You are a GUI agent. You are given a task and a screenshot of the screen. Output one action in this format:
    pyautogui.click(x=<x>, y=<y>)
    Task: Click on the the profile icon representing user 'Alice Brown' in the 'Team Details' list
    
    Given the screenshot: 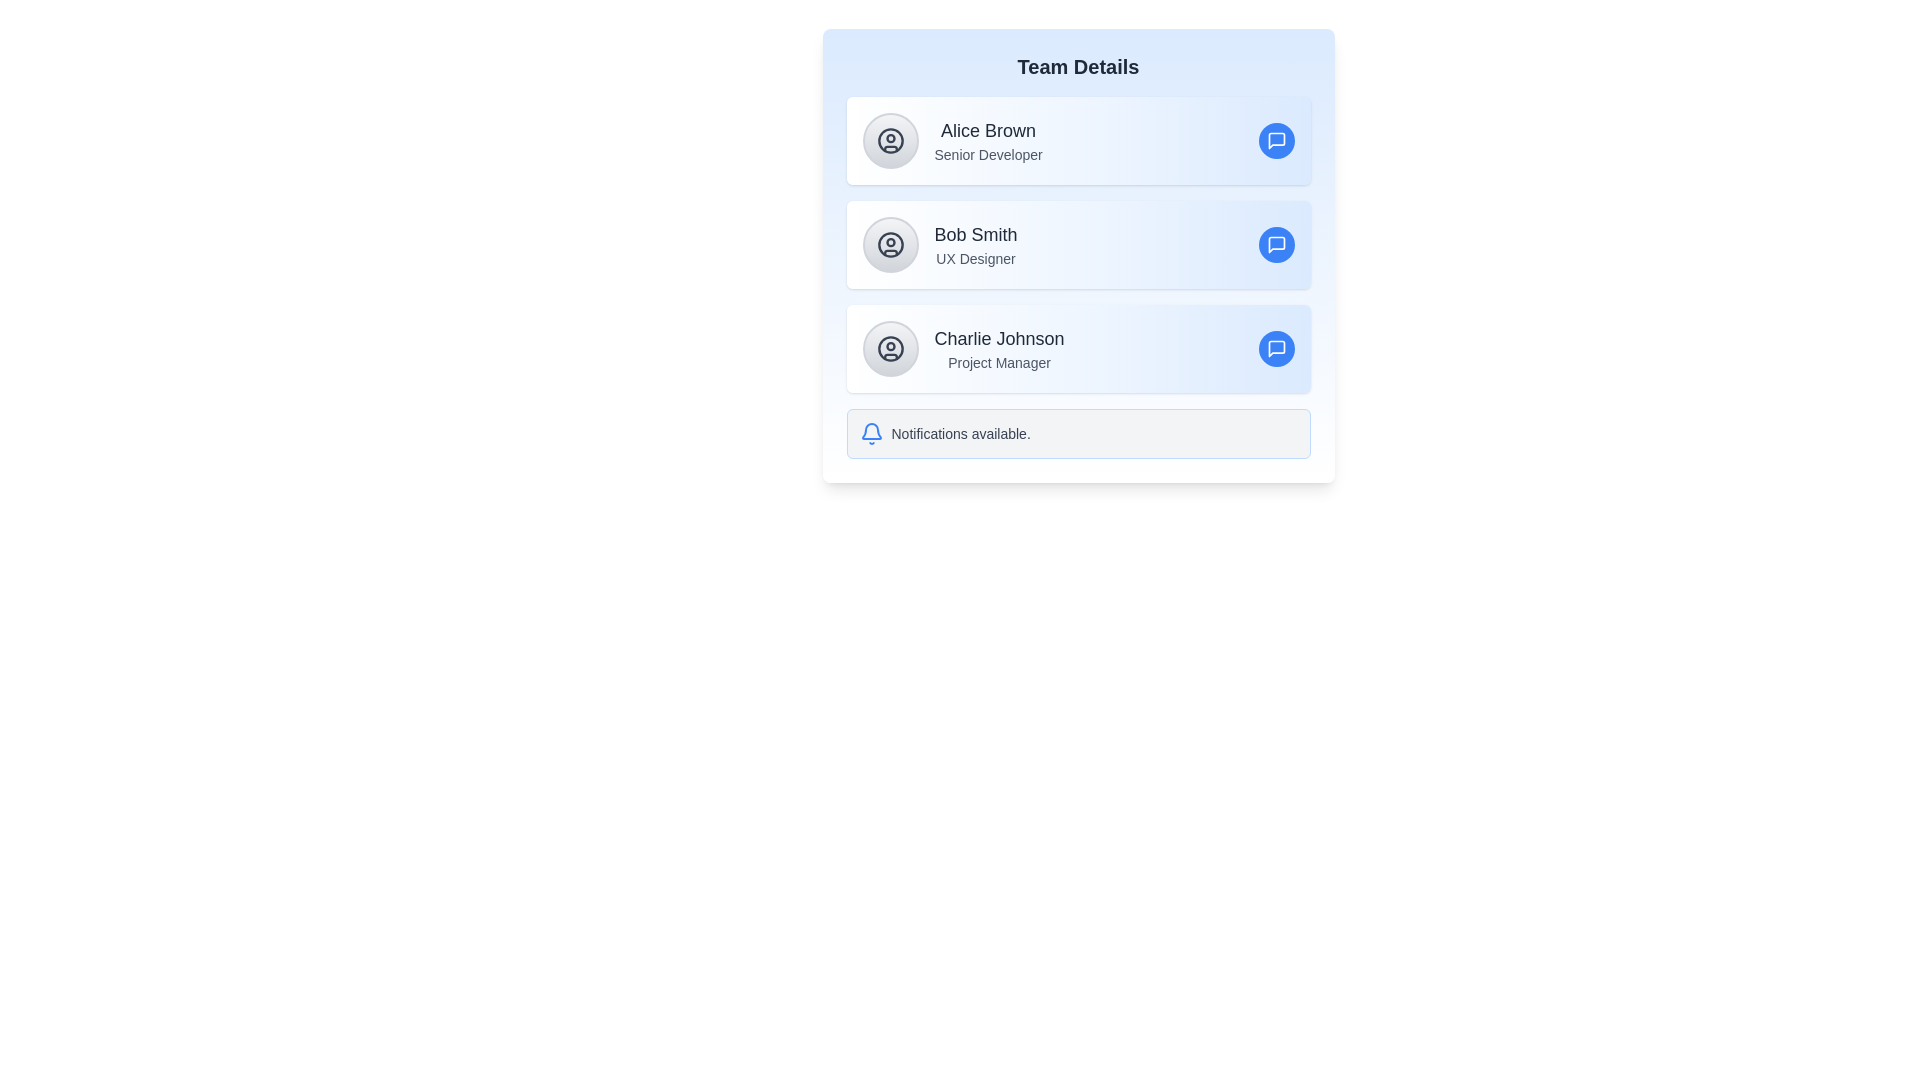 What is the action you would take?
    pyautogui.click(x=889, y=140)
    